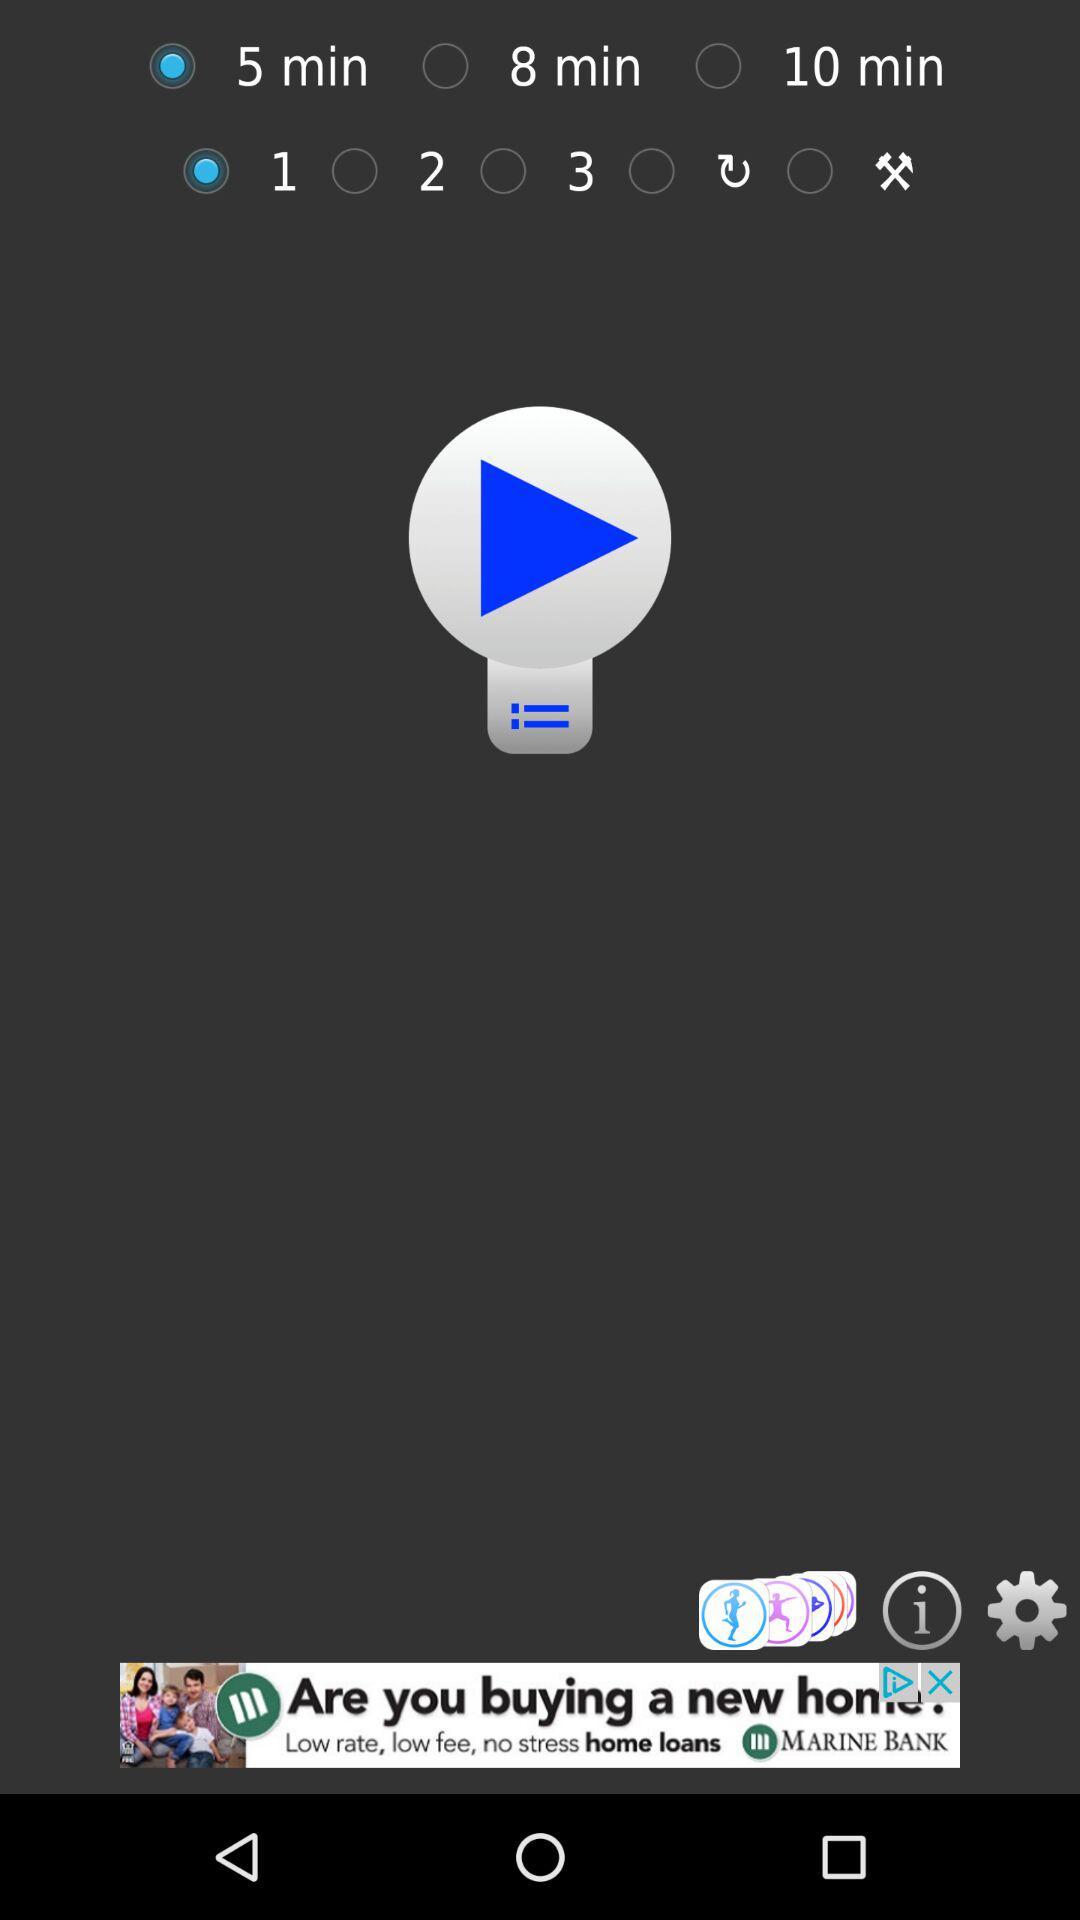 The height and width of the screenshot is (1920, 1080). I want to click on to select time option, so click(182, 66).